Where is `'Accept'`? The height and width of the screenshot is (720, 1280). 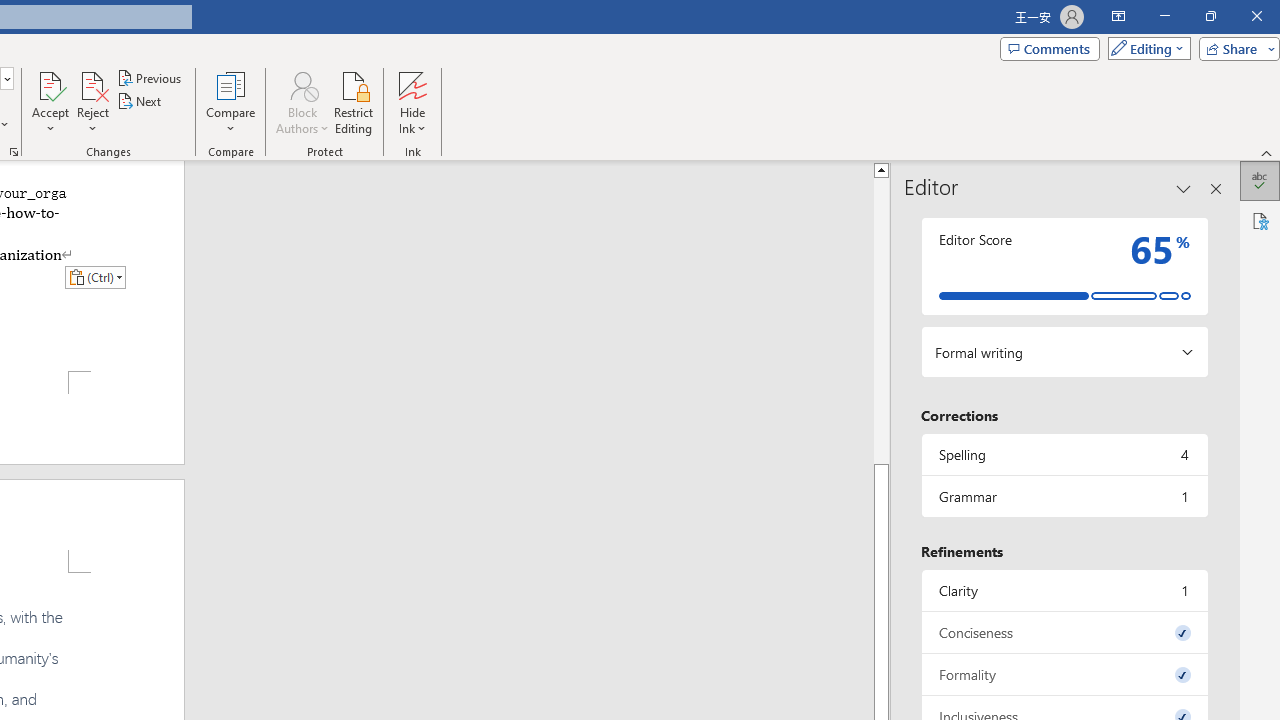 'Accept' is located at coordinates (50, 103).